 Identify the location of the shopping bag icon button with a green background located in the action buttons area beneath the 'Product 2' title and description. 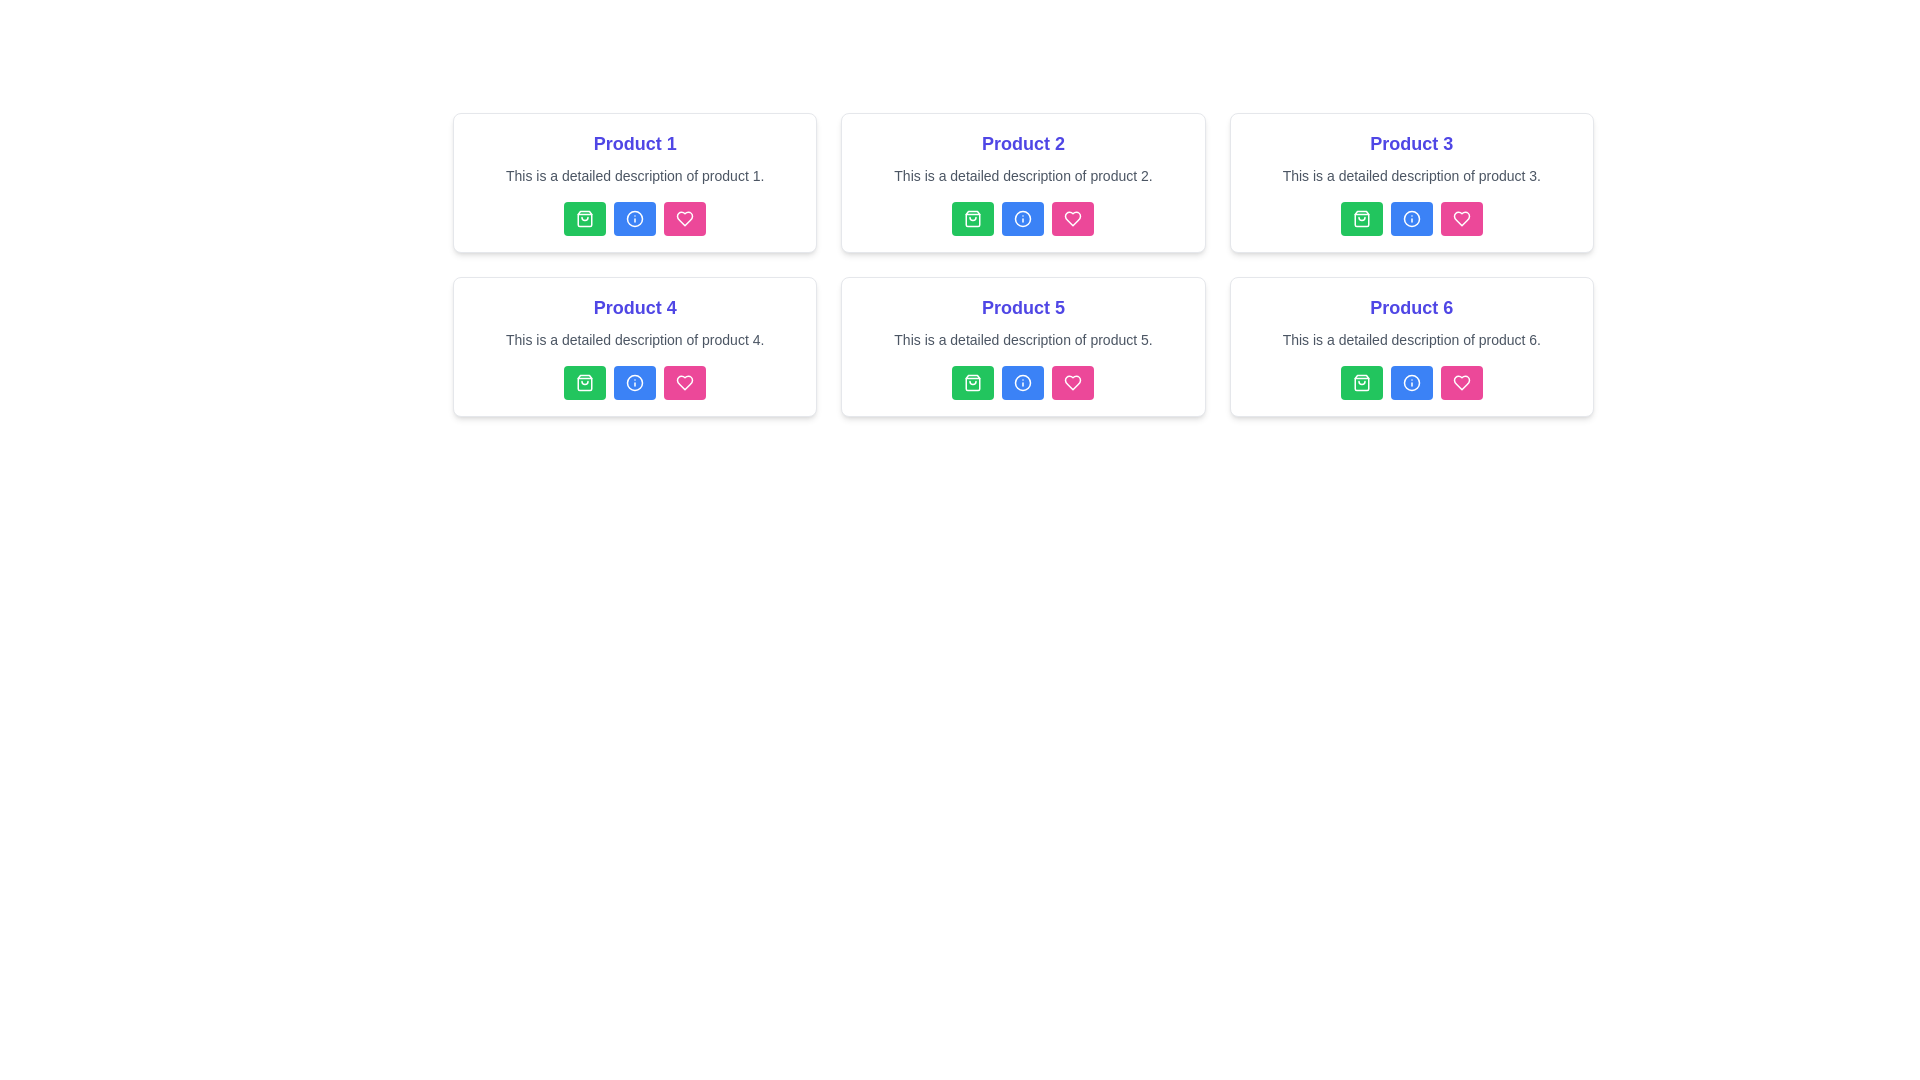
(973, 219).